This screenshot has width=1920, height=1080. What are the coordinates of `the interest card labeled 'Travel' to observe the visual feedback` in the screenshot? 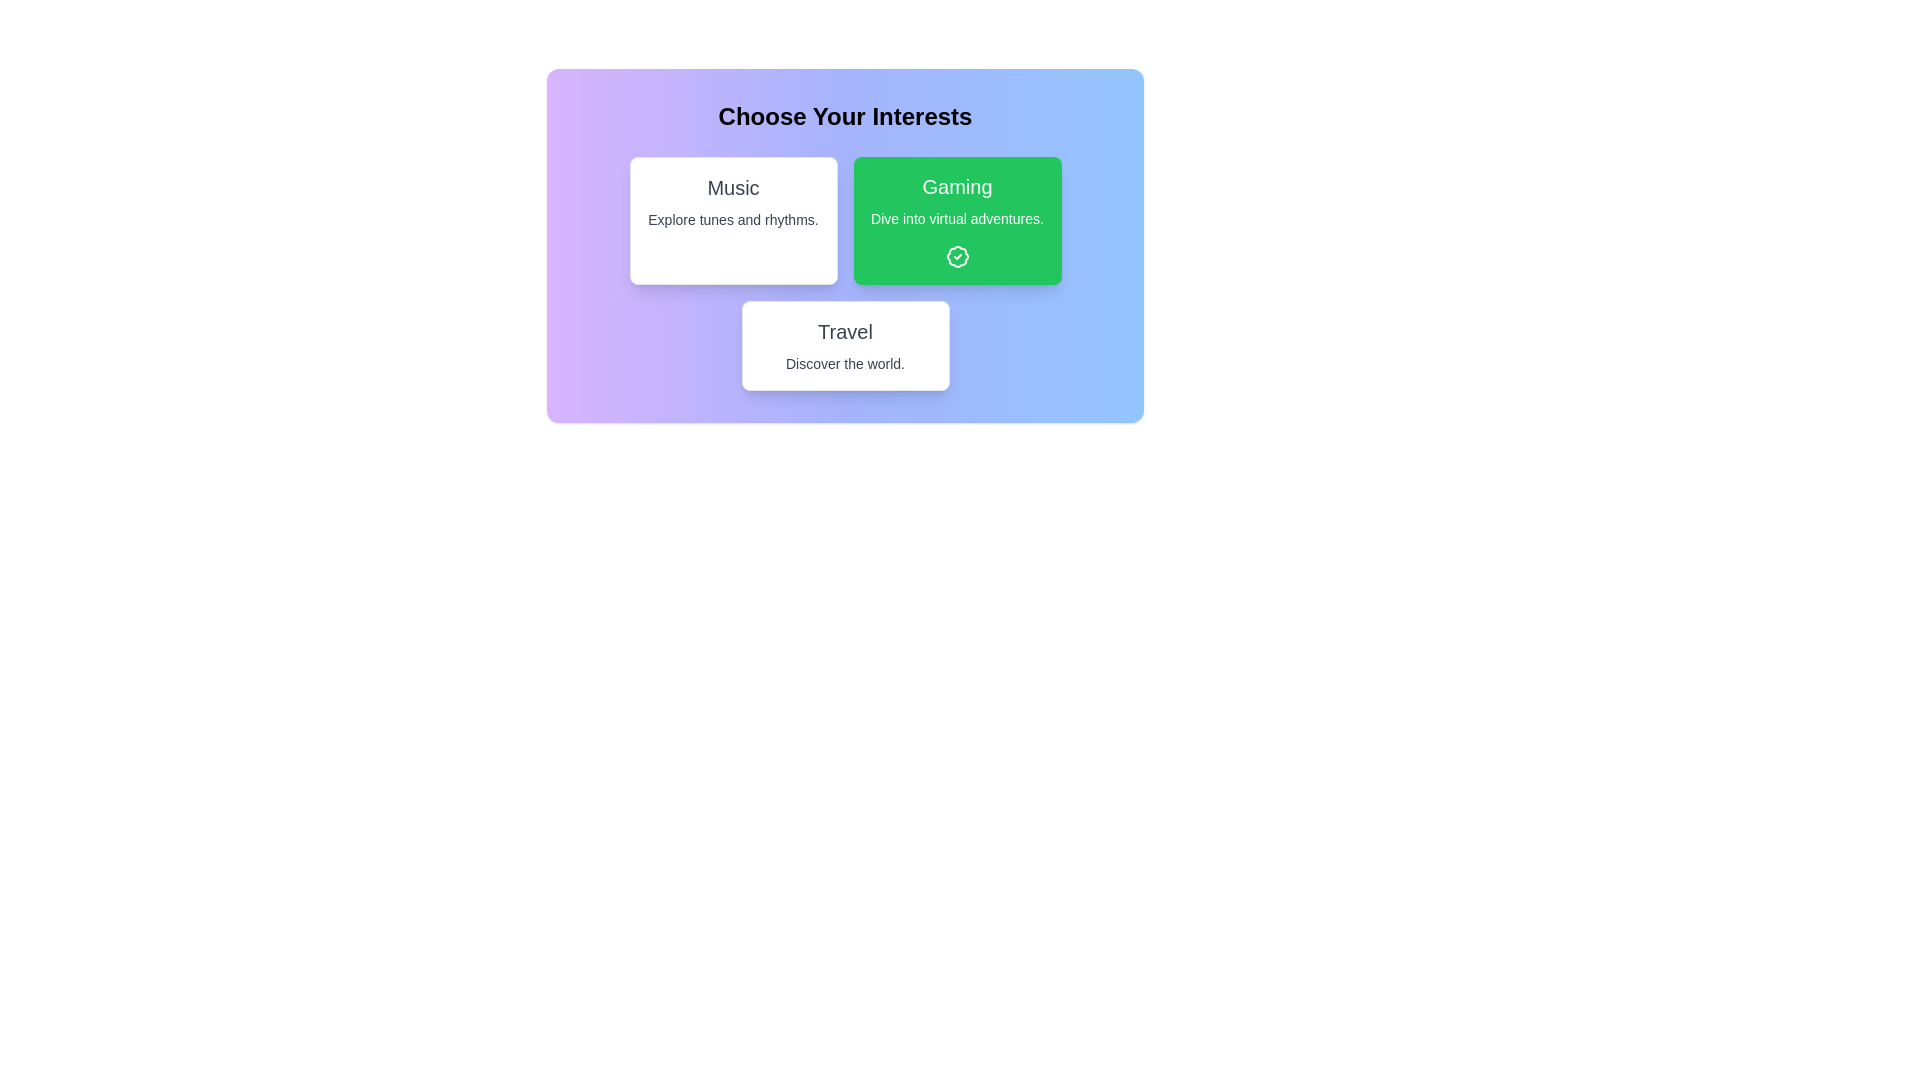 It's located at (845, 345).